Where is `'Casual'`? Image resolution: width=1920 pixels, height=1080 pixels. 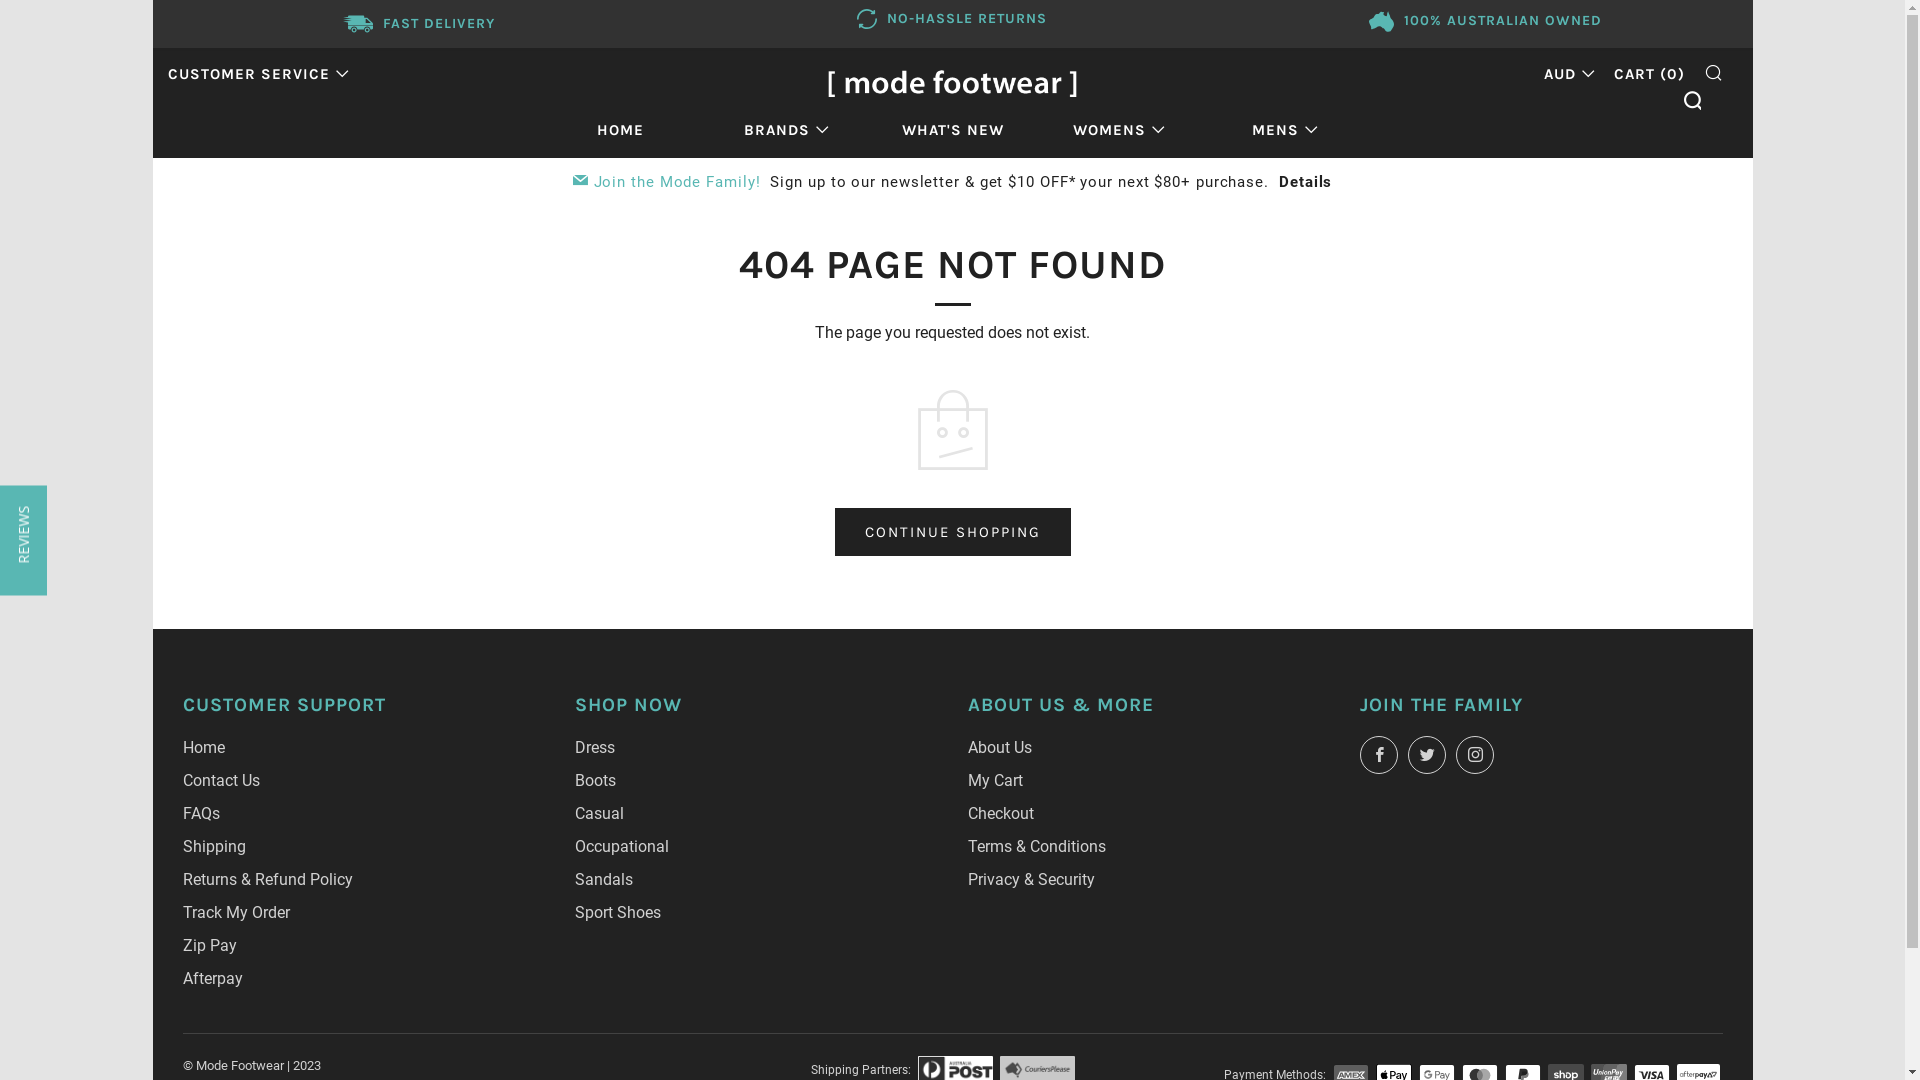 'Casual' is located at coordinates (598, 813).